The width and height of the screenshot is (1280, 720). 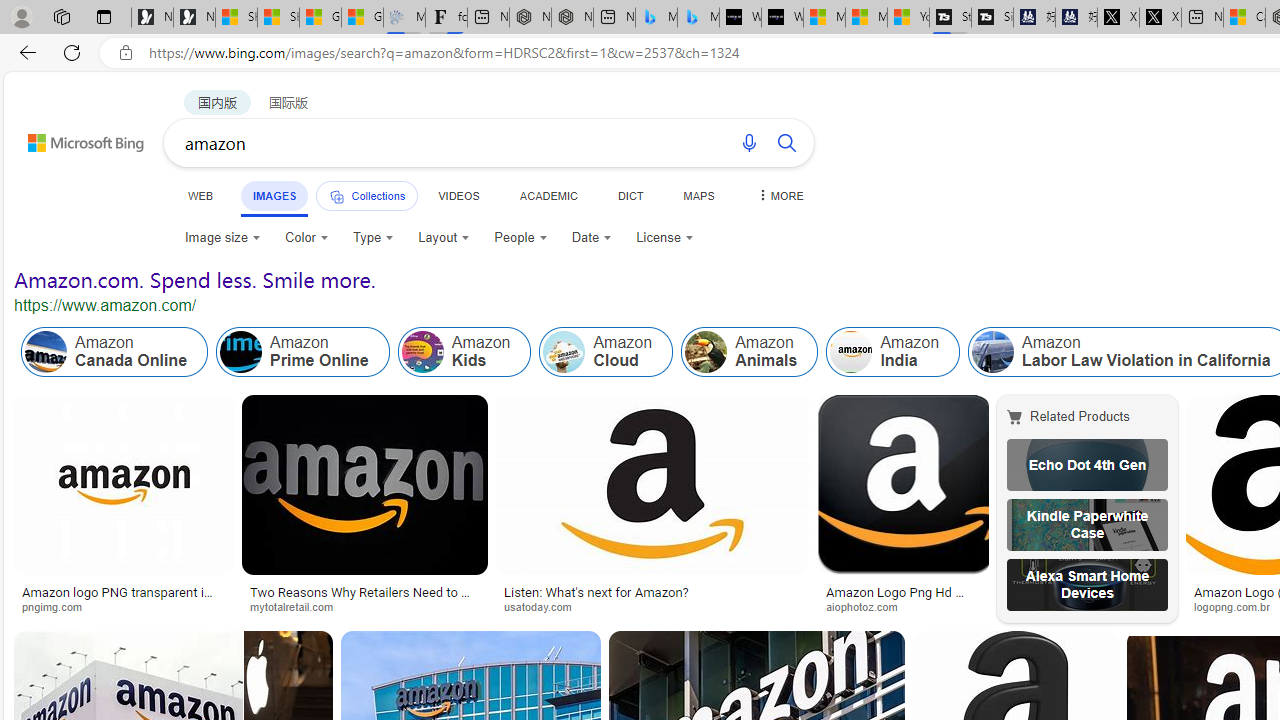 I want to click on 'Echo Dot 4th Gen', so click(x=1086, y=465).